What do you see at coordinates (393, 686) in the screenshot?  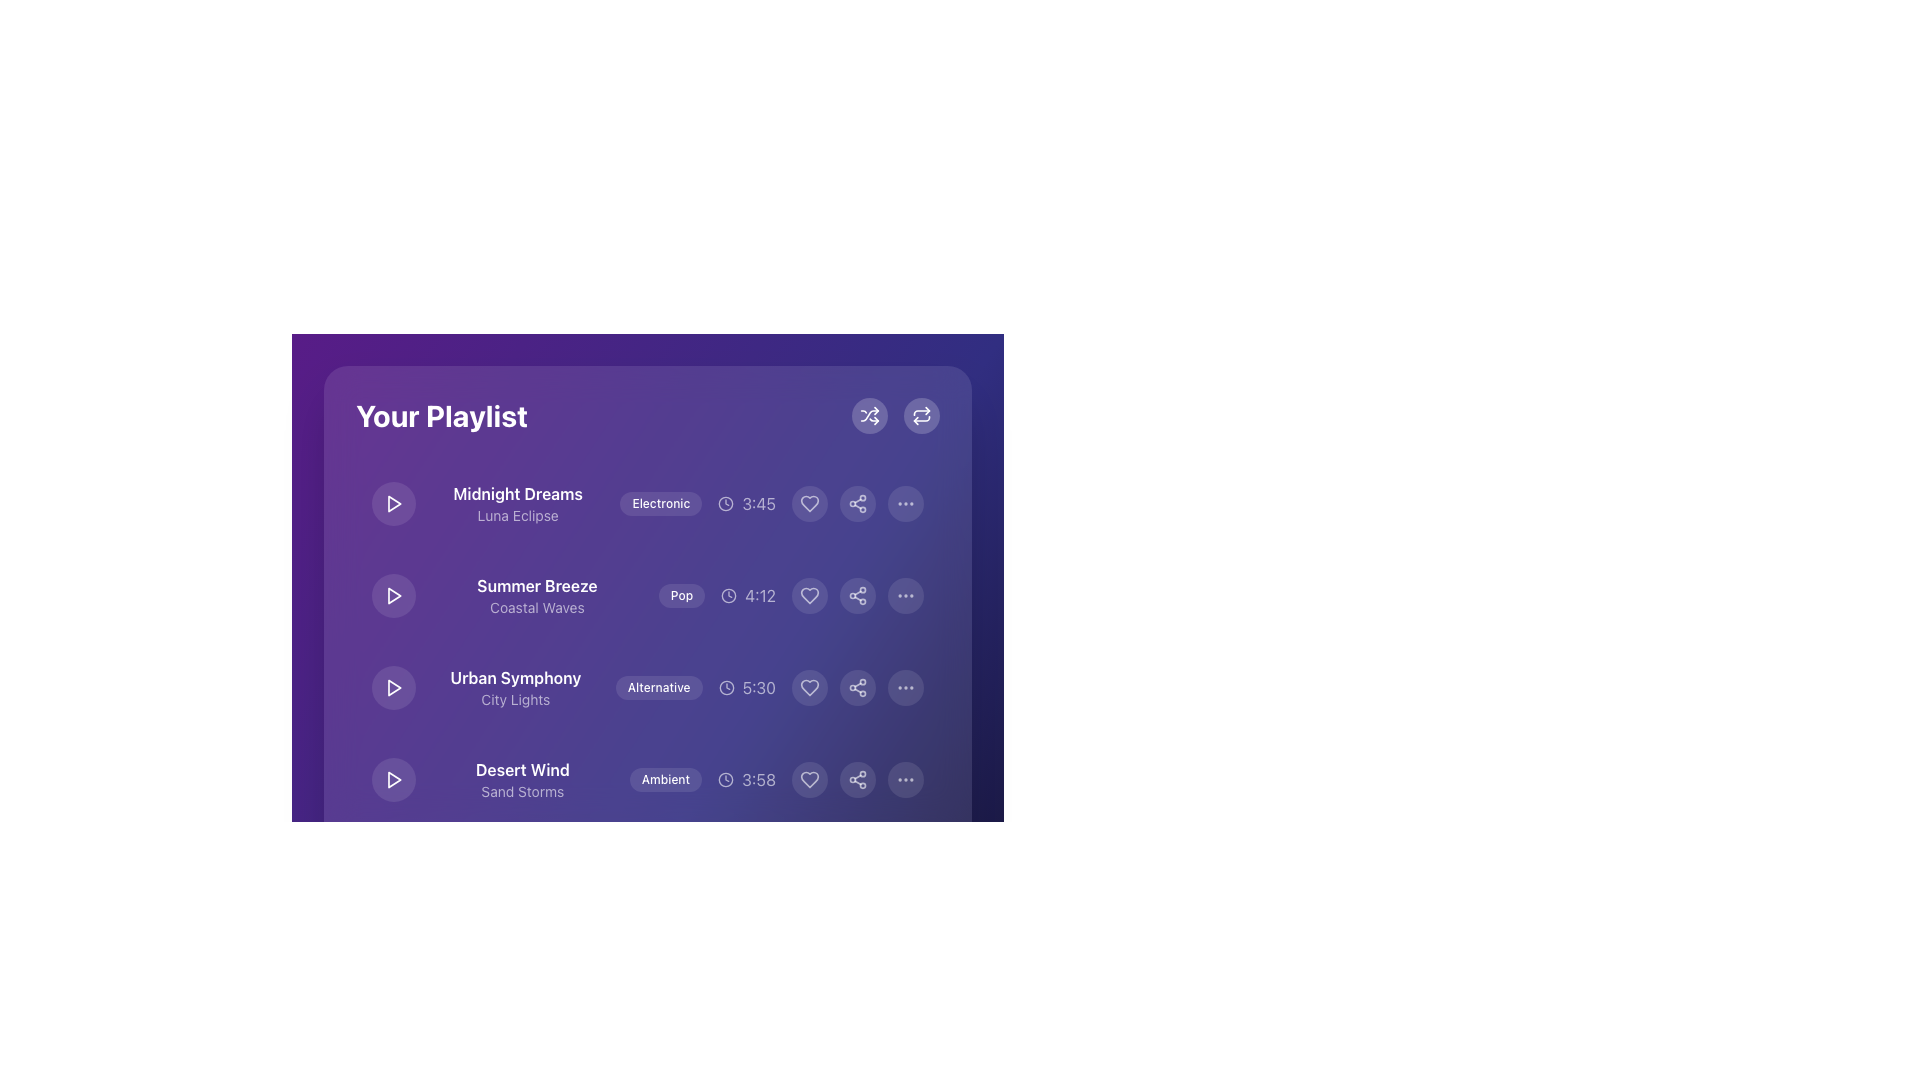 I see `the first button in the vertical list to play the associated audio track, located to the left of the text 'Urban Symphony'` at bounding box center [393, 686].